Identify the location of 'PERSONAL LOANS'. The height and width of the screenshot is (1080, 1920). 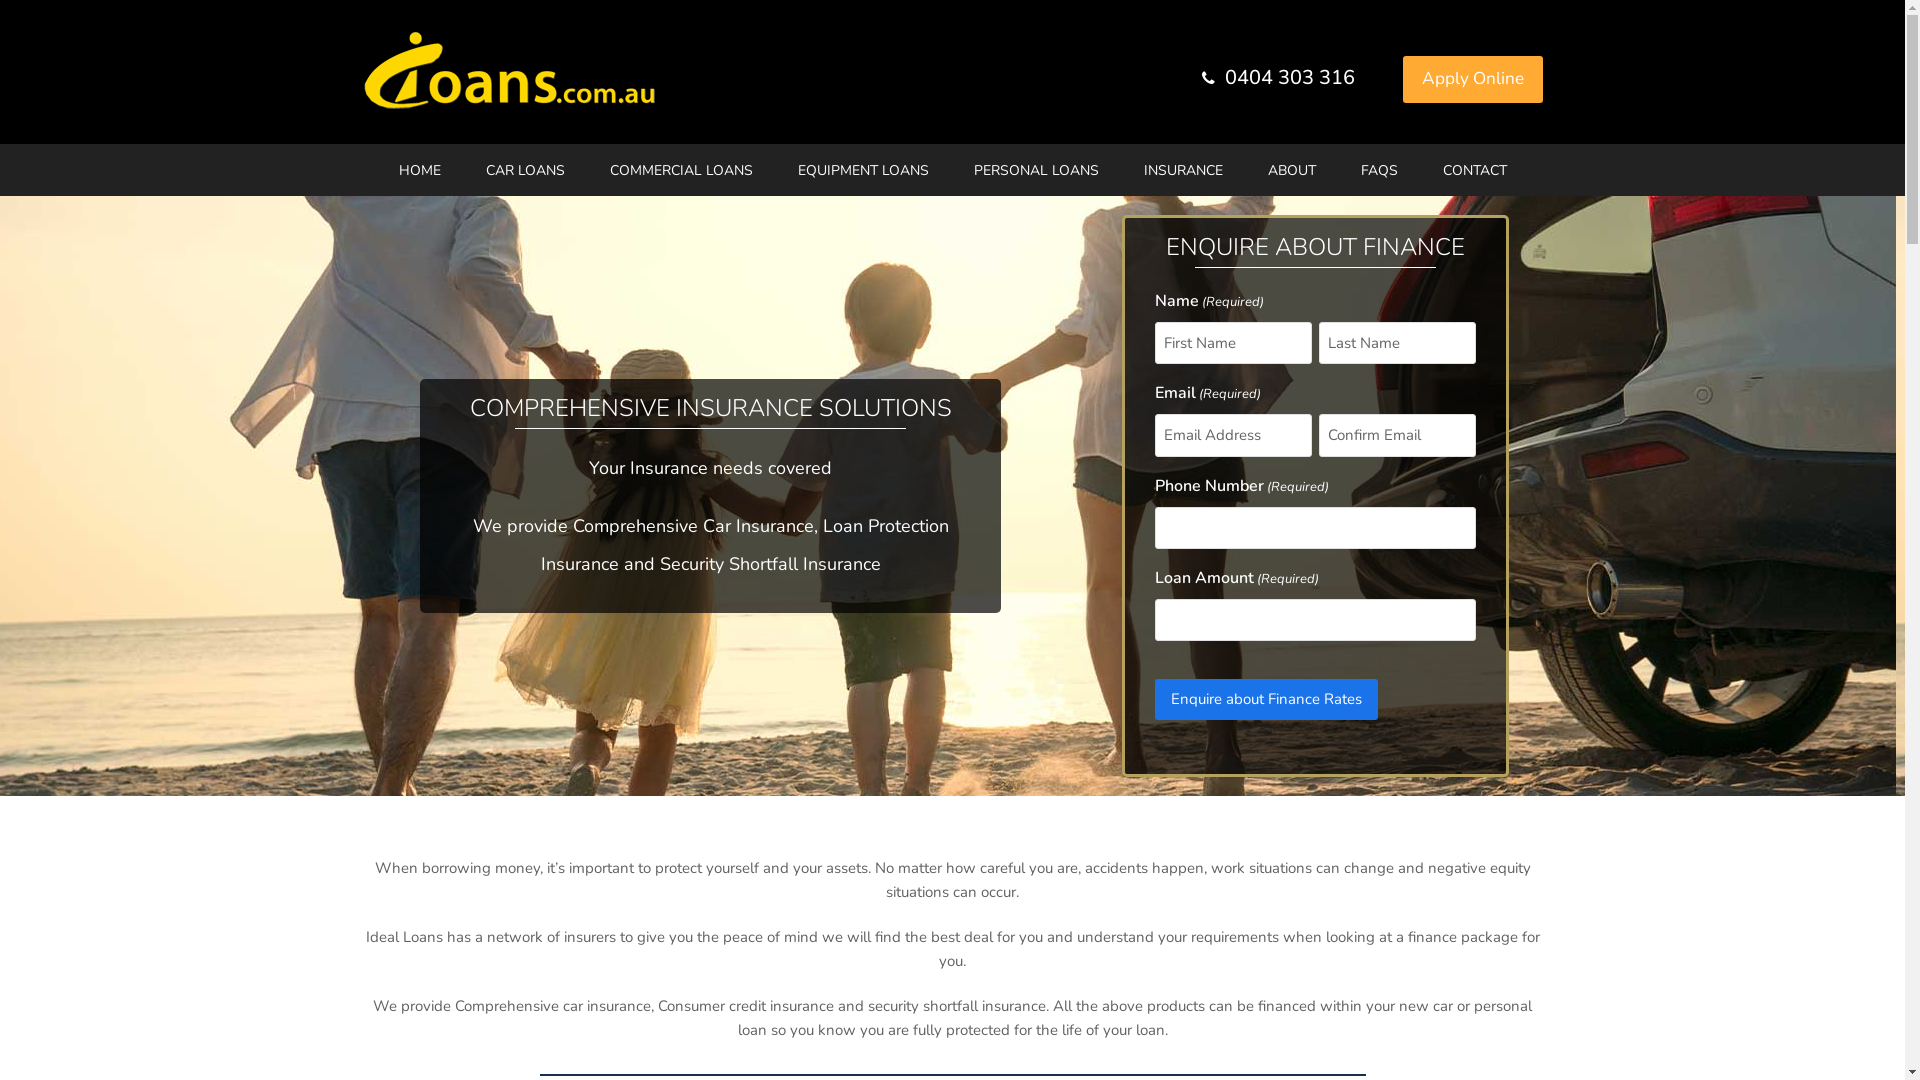
(1036, 168).